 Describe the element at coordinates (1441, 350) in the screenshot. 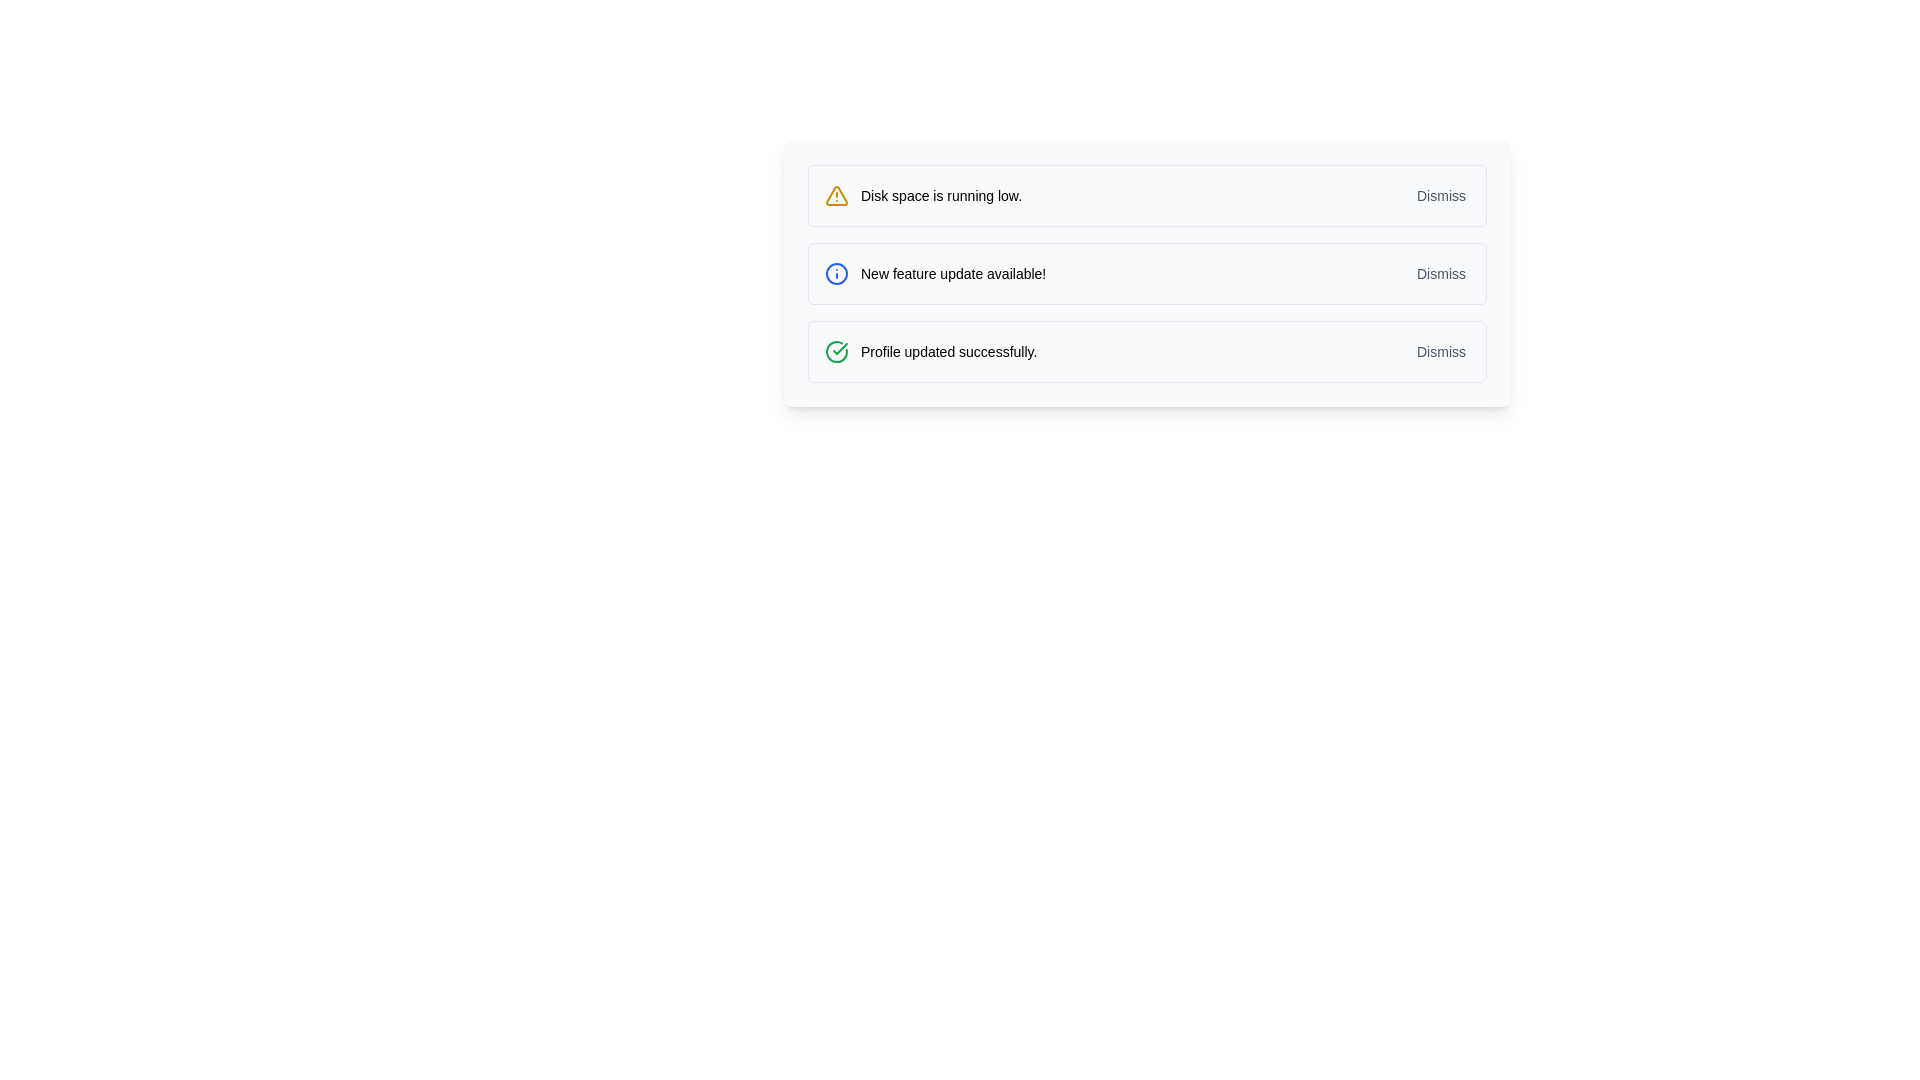

I see `the 'Dismiss' button, which is a small gray text button located at the far right side of the notification bar with a green background` at that location.